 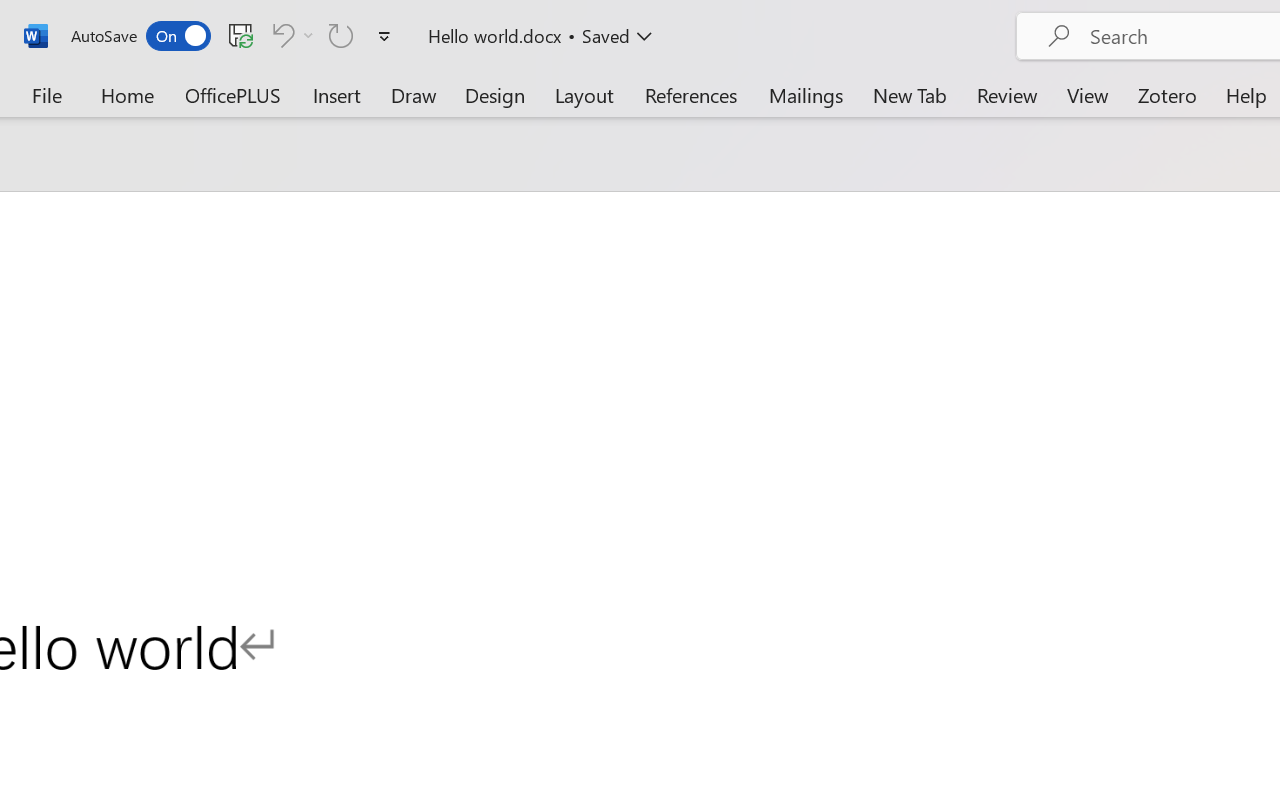 I want to click on 'References', so click(x=691, y=94).